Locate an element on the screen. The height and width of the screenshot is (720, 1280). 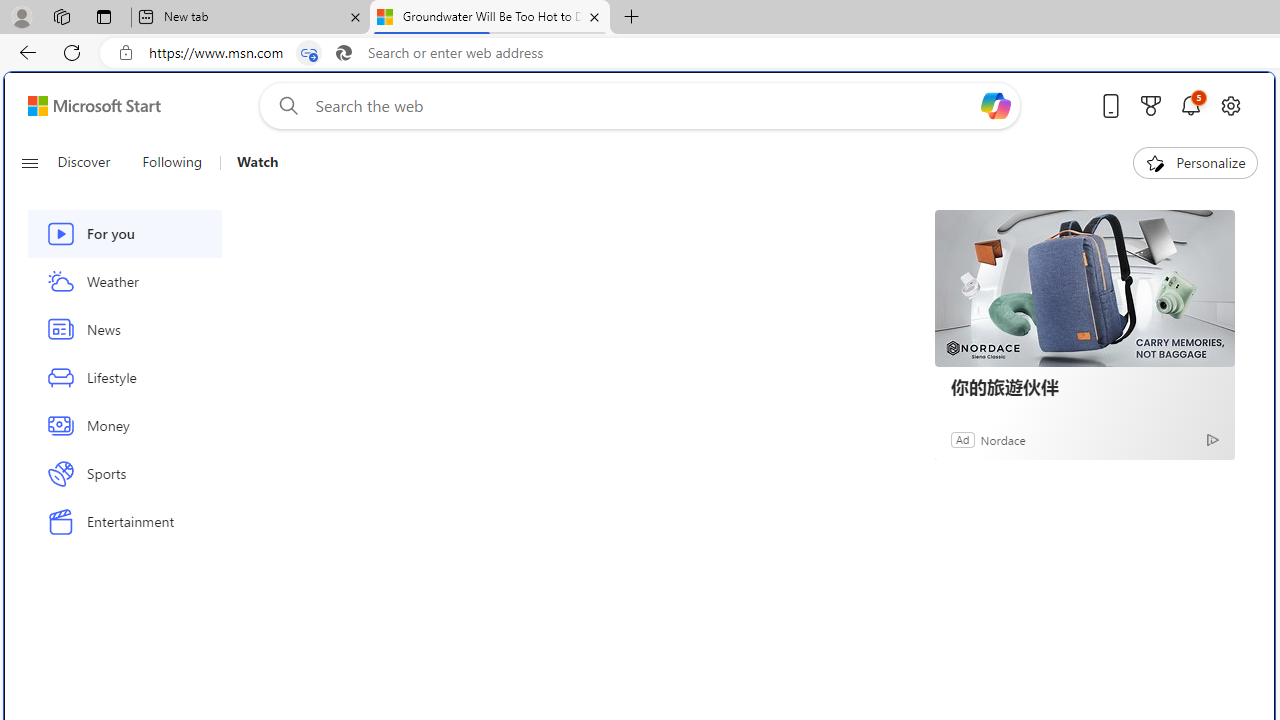
'Microsoft Start' is located at coordinates (93, 105).